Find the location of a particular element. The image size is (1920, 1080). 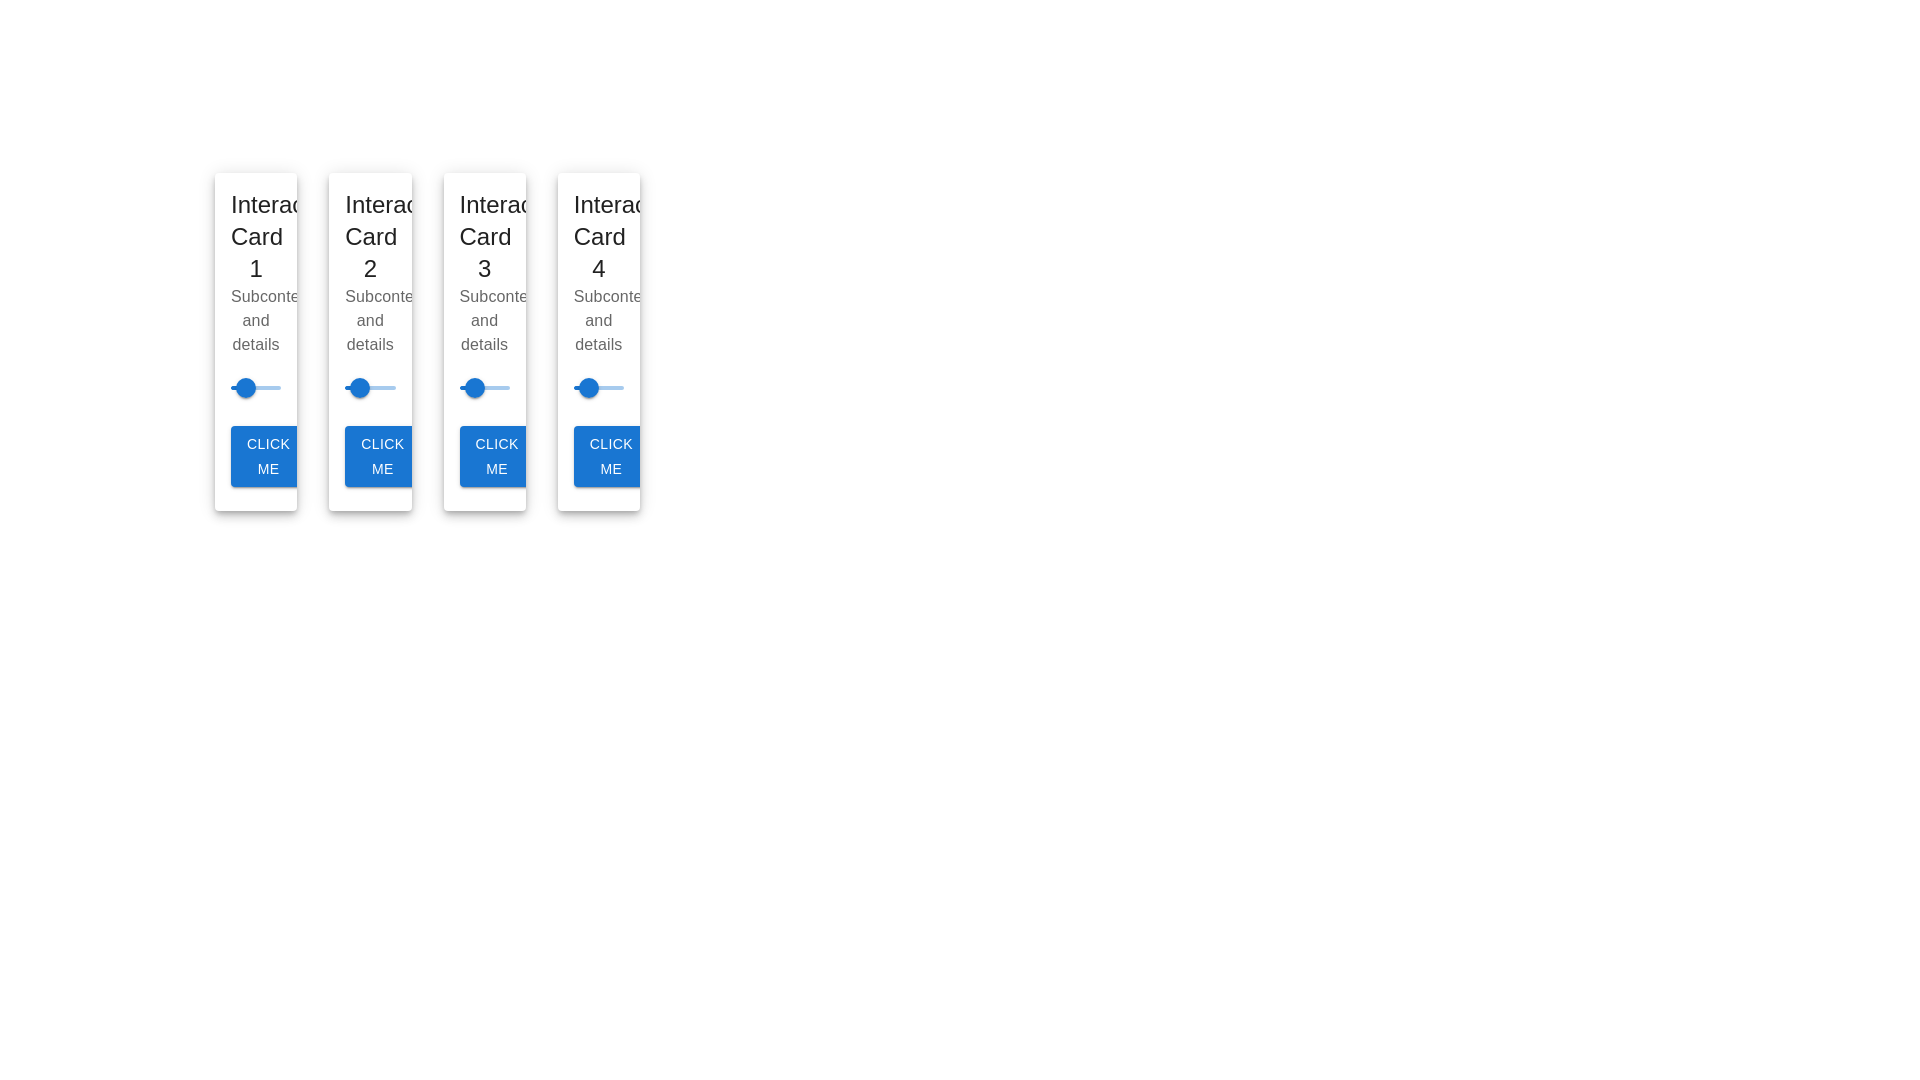

the slider is located at coordinates (348, 388).